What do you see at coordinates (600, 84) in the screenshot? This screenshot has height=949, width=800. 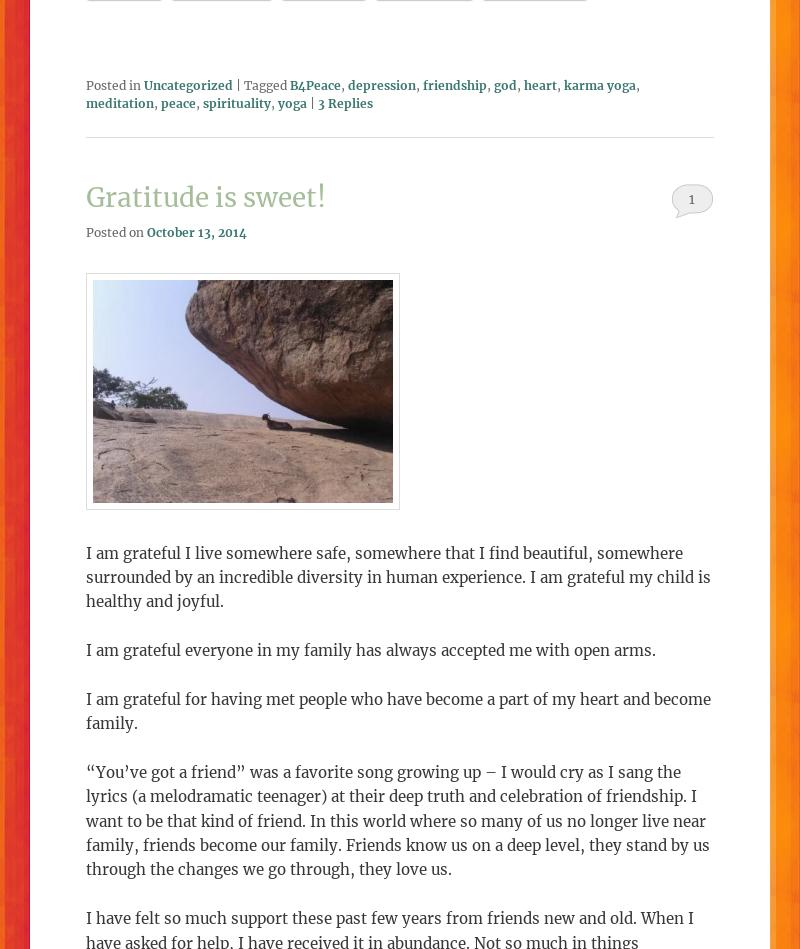 I see `'karma yoga'` at bounding box center [600, 84].